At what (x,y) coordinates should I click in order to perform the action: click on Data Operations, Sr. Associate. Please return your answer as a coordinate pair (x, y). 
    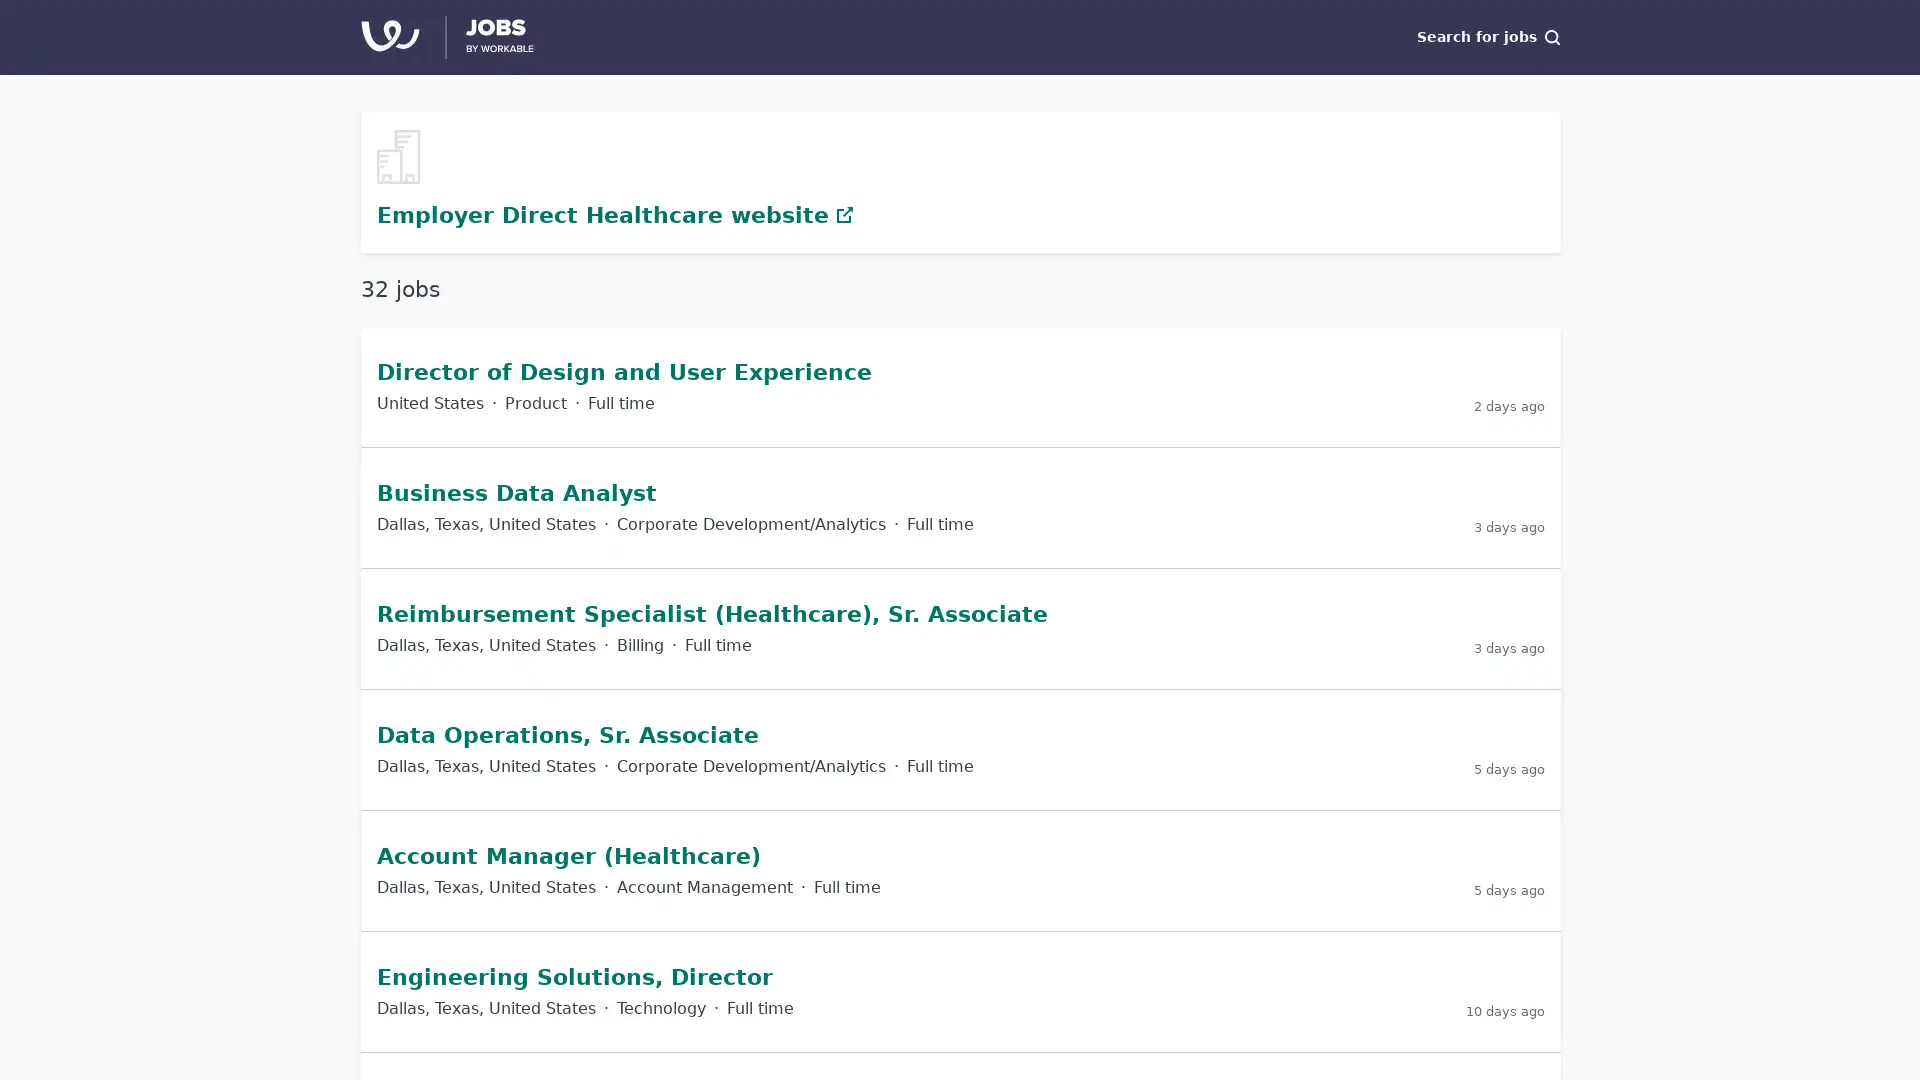
    Looking at the image, I should click on (566, 734).